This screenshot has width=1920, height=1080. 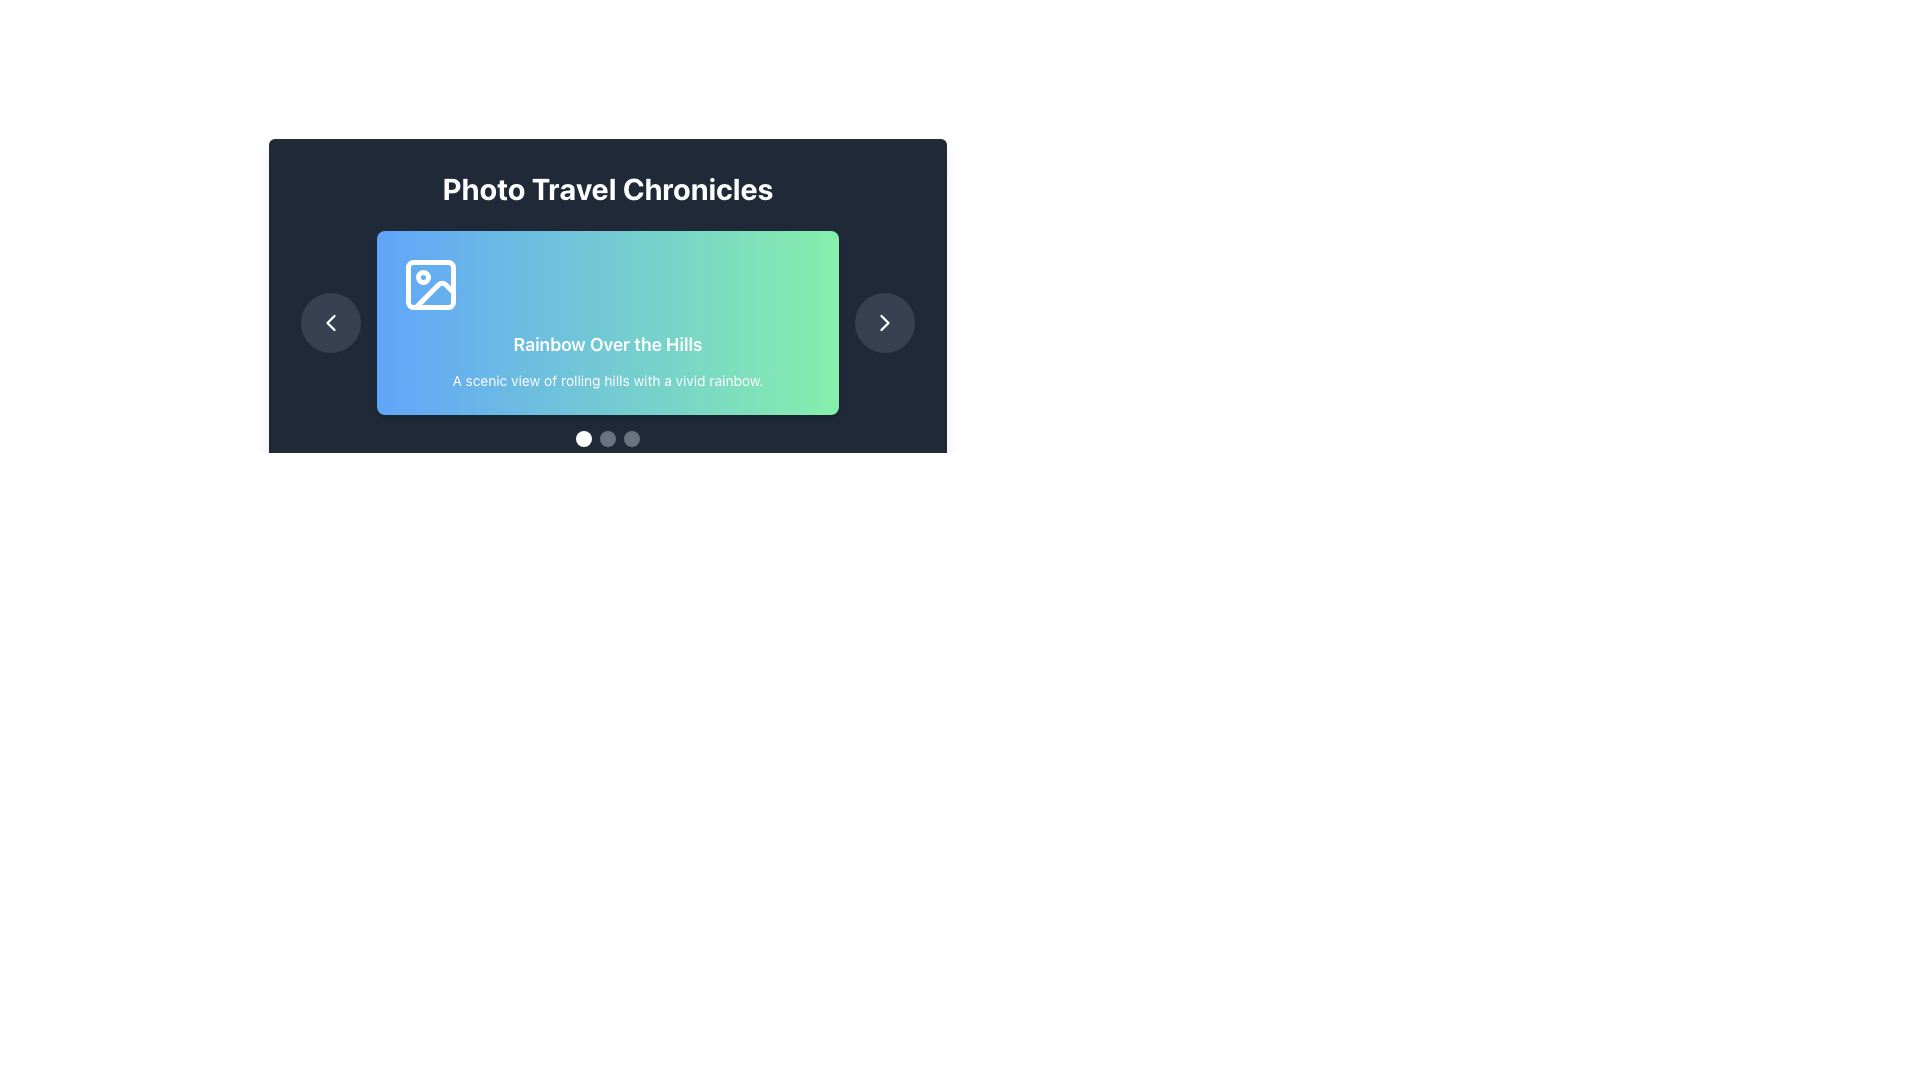 I want to click on the left navigation icon button located inside a dark circular button beneath the title 'Photo Travel Chronicles', so click(x=331, y=322).